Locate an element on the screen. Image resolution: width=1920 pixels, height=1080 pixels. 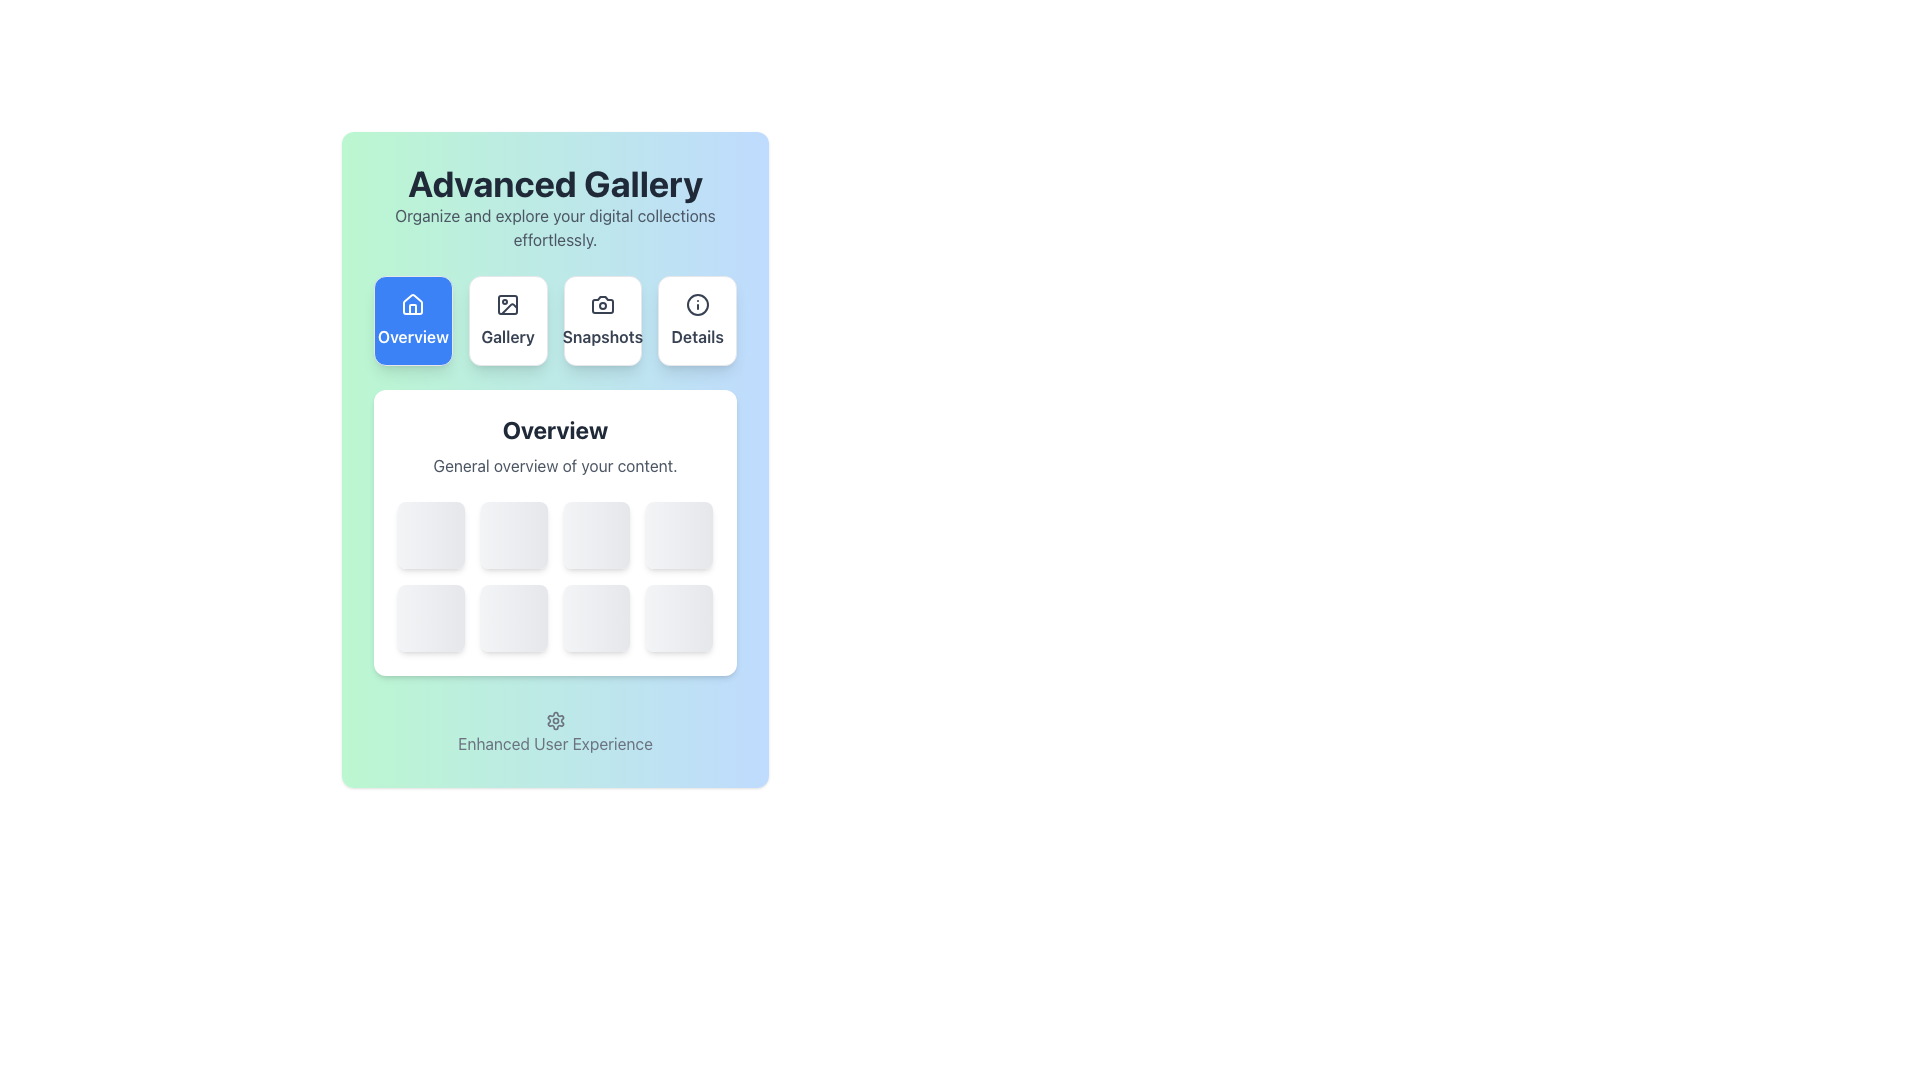
the photographic image icon within the 'Gallery' navigation button, which is the second button from the left in the navigation panel is located at coordinates (508, 304).